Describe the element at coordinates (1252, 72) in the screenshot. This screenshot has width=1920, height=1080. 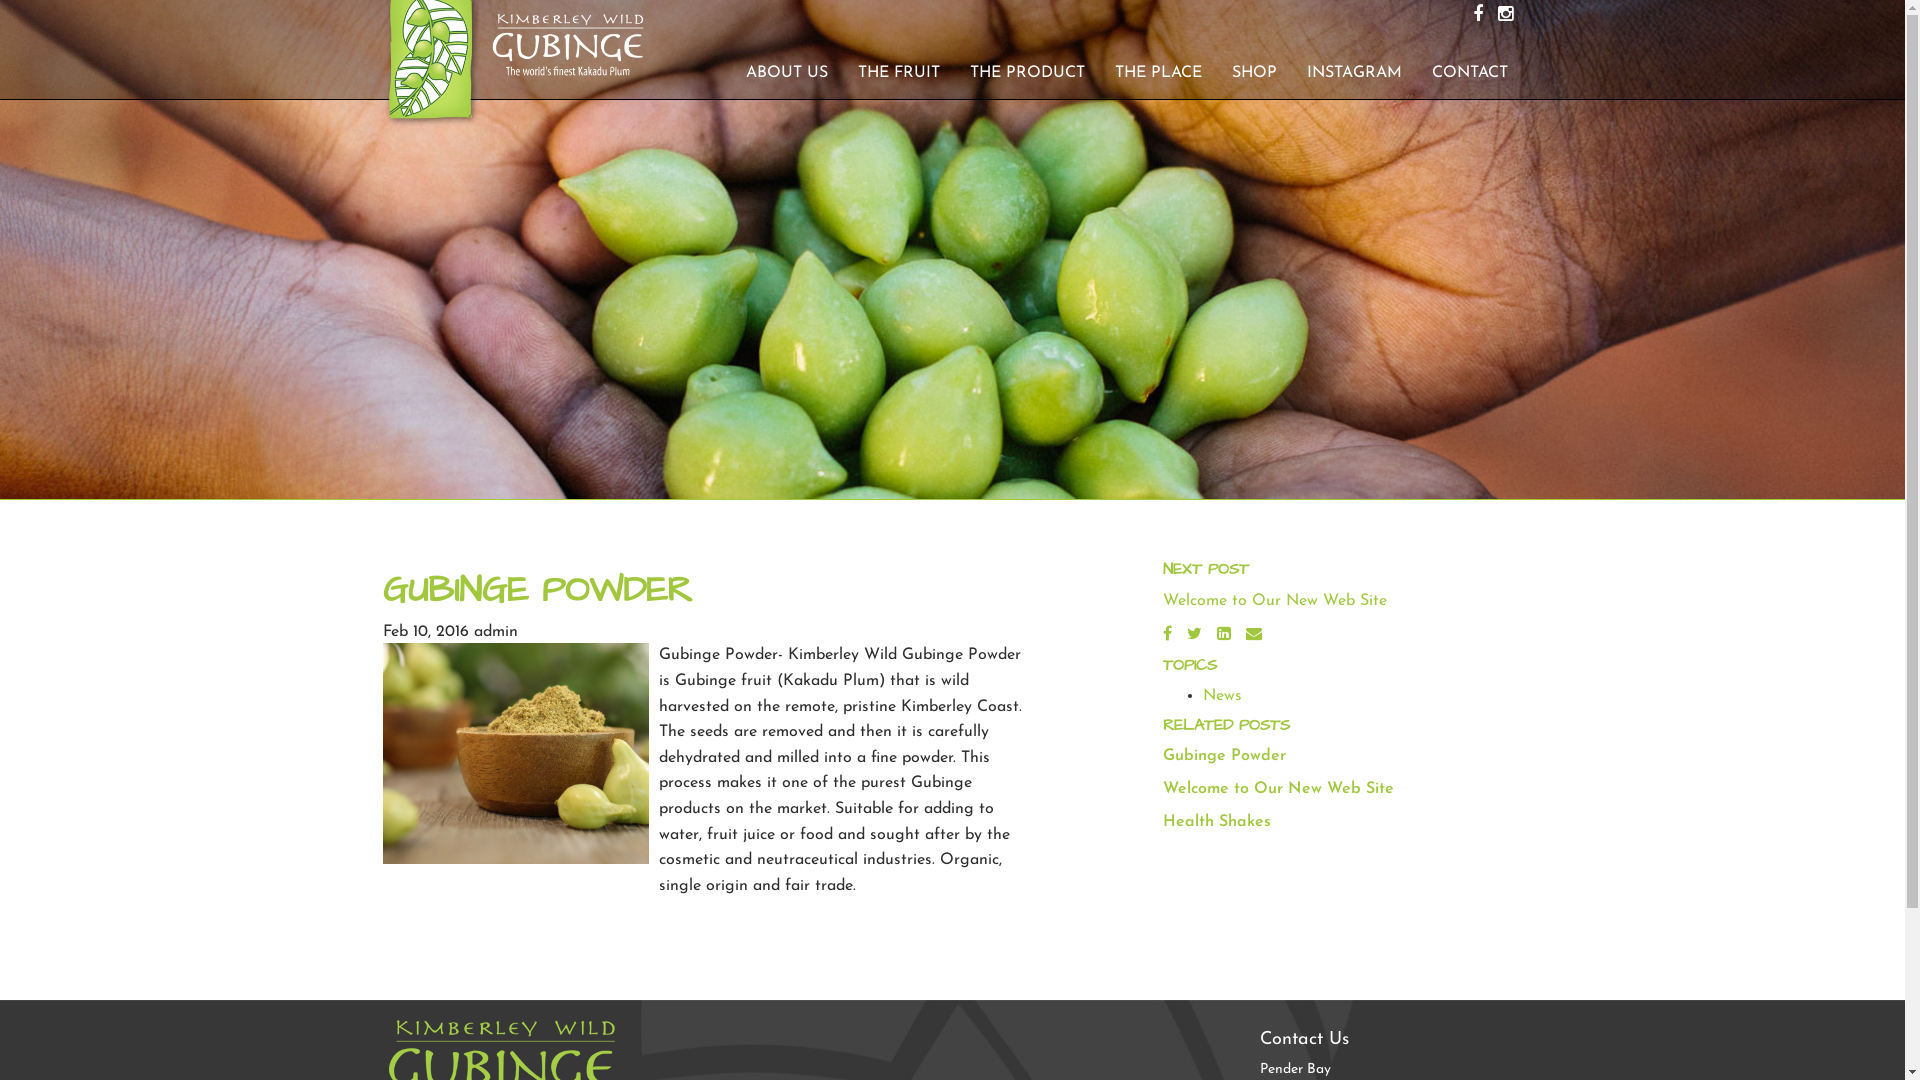
I see `'SHOP'` at that location.